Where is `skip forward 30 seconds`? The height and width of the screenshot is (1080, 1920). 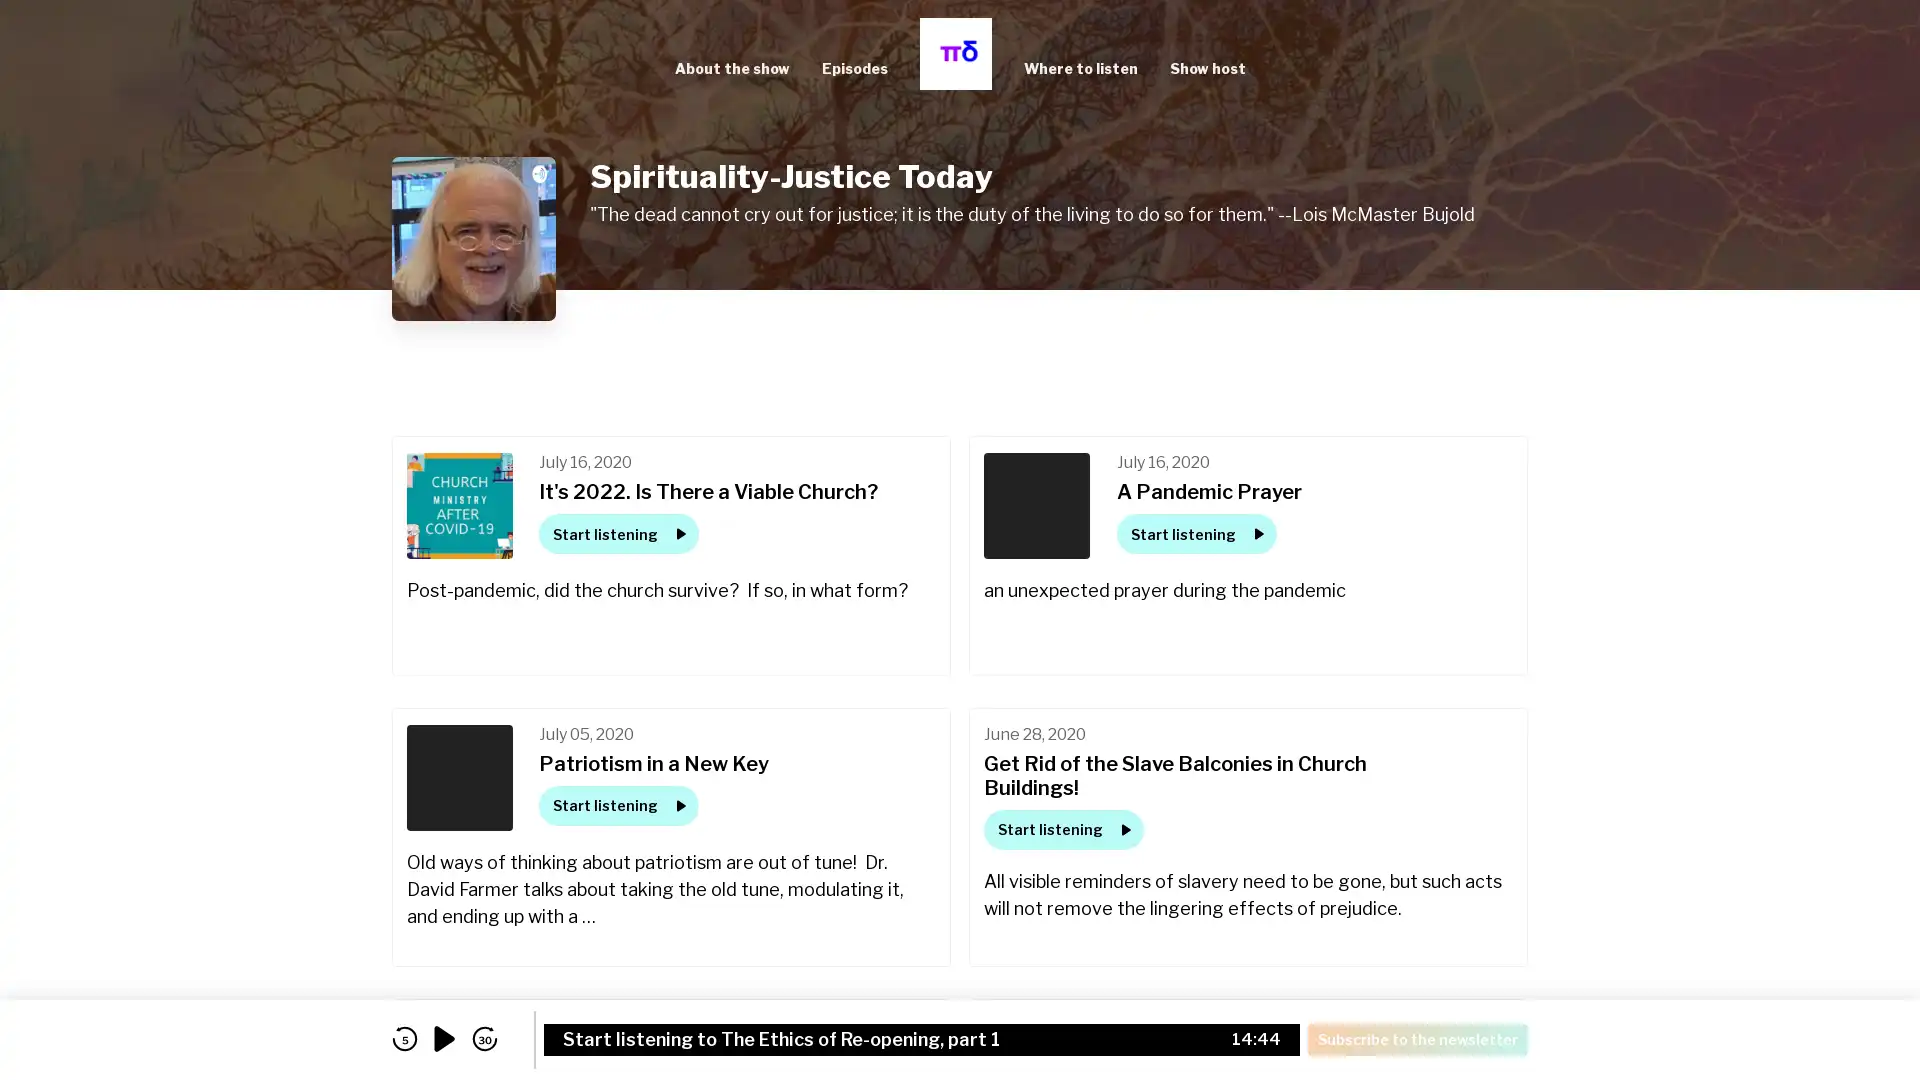
skip forward 30 seconds is located at coordinates (484, 1038).